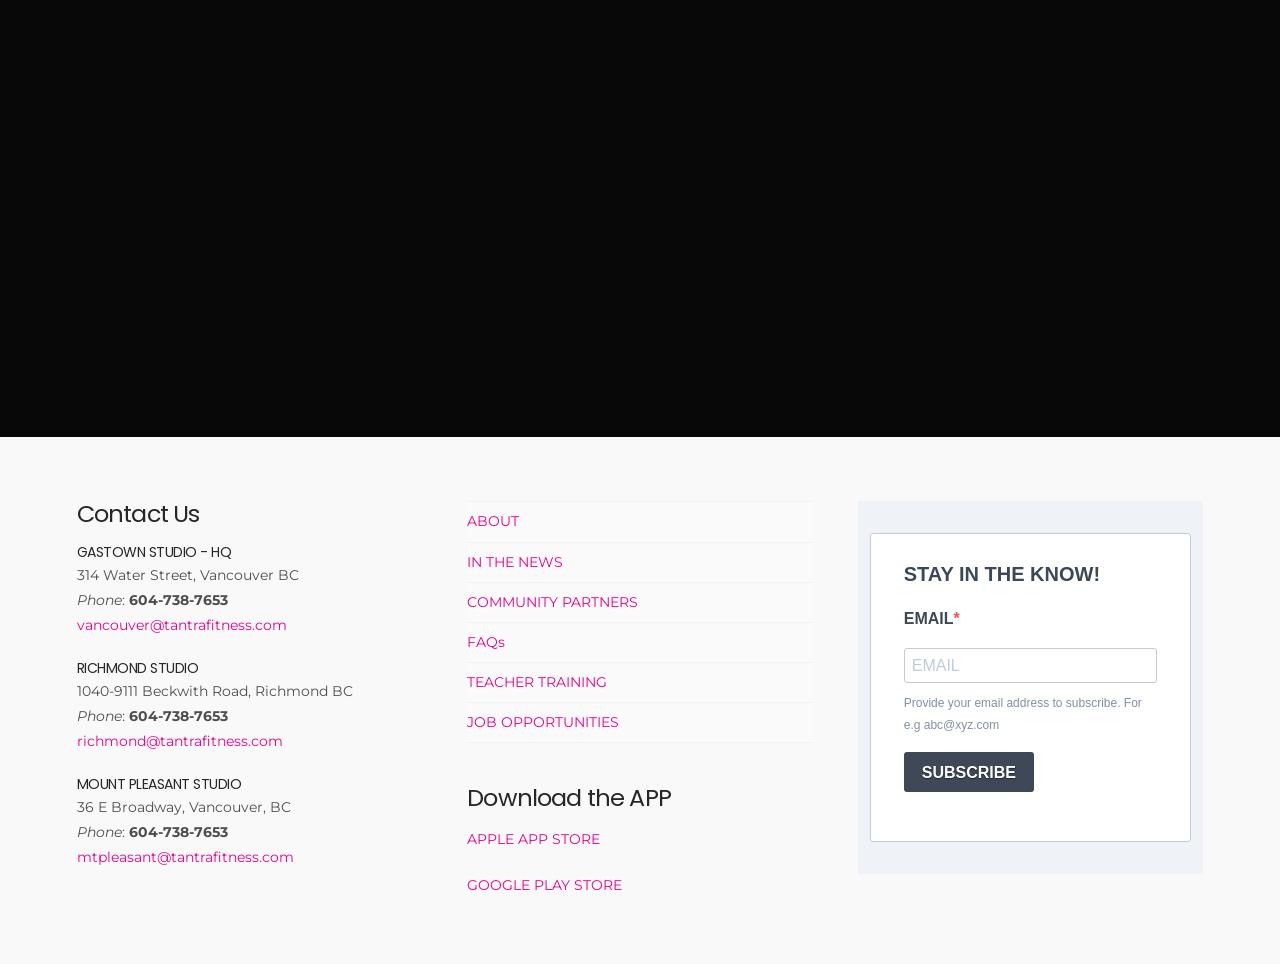 This screenshot has height=964, width=1280. I want to click on 'GOOGLE PLAY STORE', so click(465, 883).